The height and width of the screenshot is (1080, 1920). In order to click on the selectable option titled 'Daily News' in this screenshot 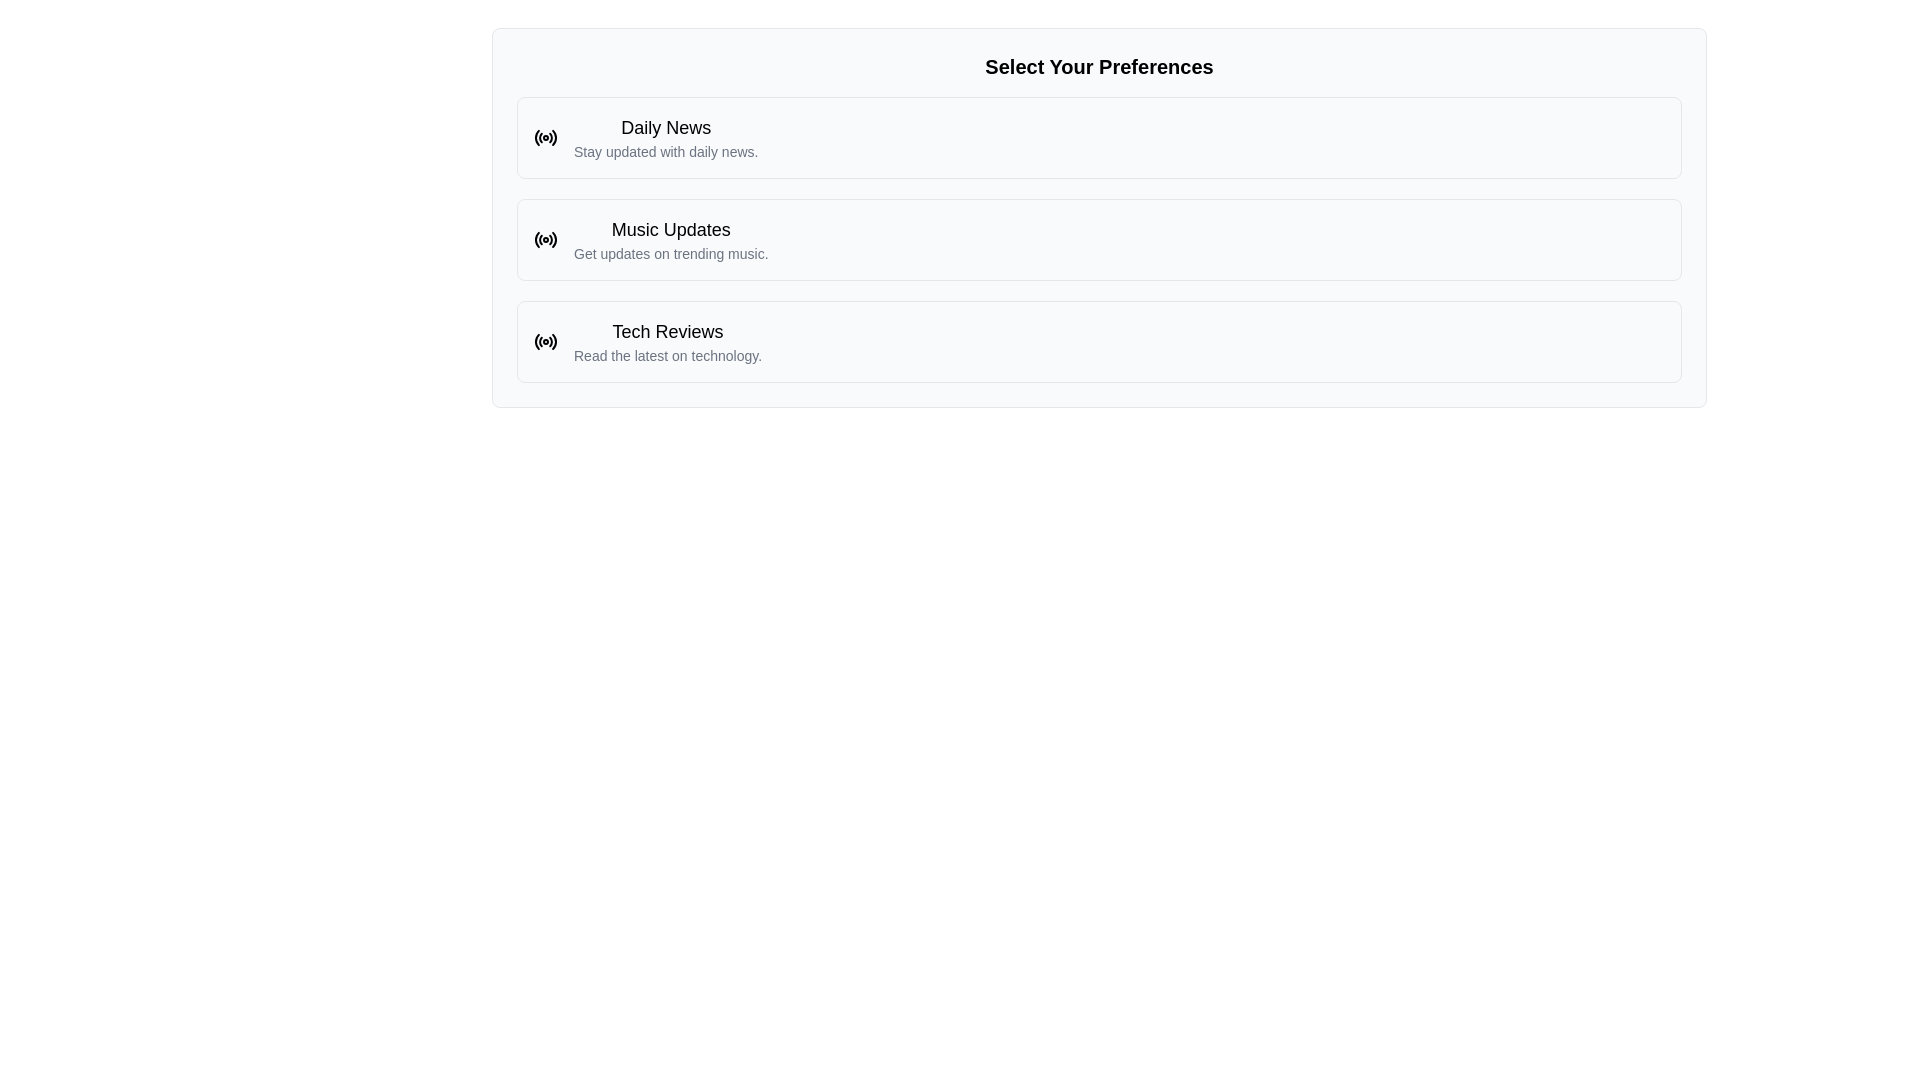, I will do `click(1098, 137)`.